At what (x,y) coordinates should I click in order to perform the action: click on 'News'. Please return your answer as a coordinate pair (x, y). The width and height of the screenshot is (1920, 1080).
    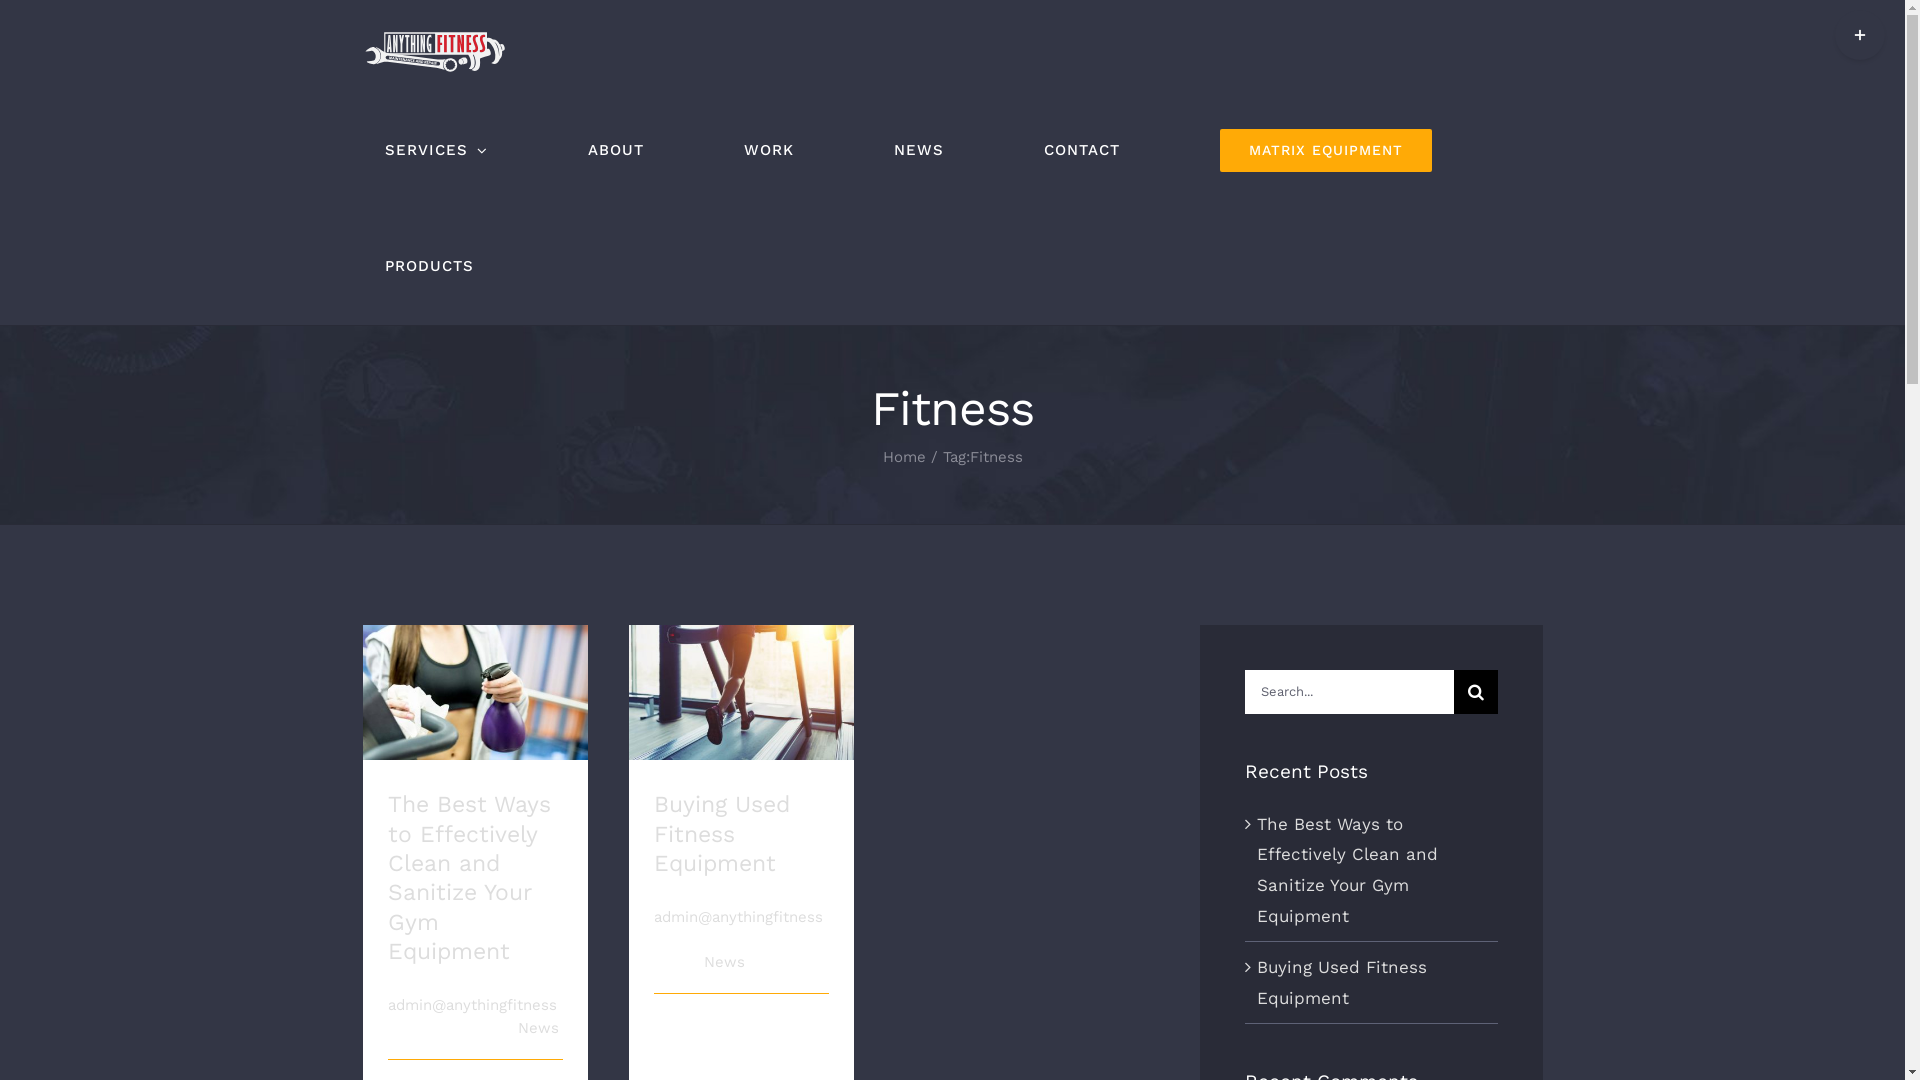
    Looking at the image, I should click on (518, 1028).